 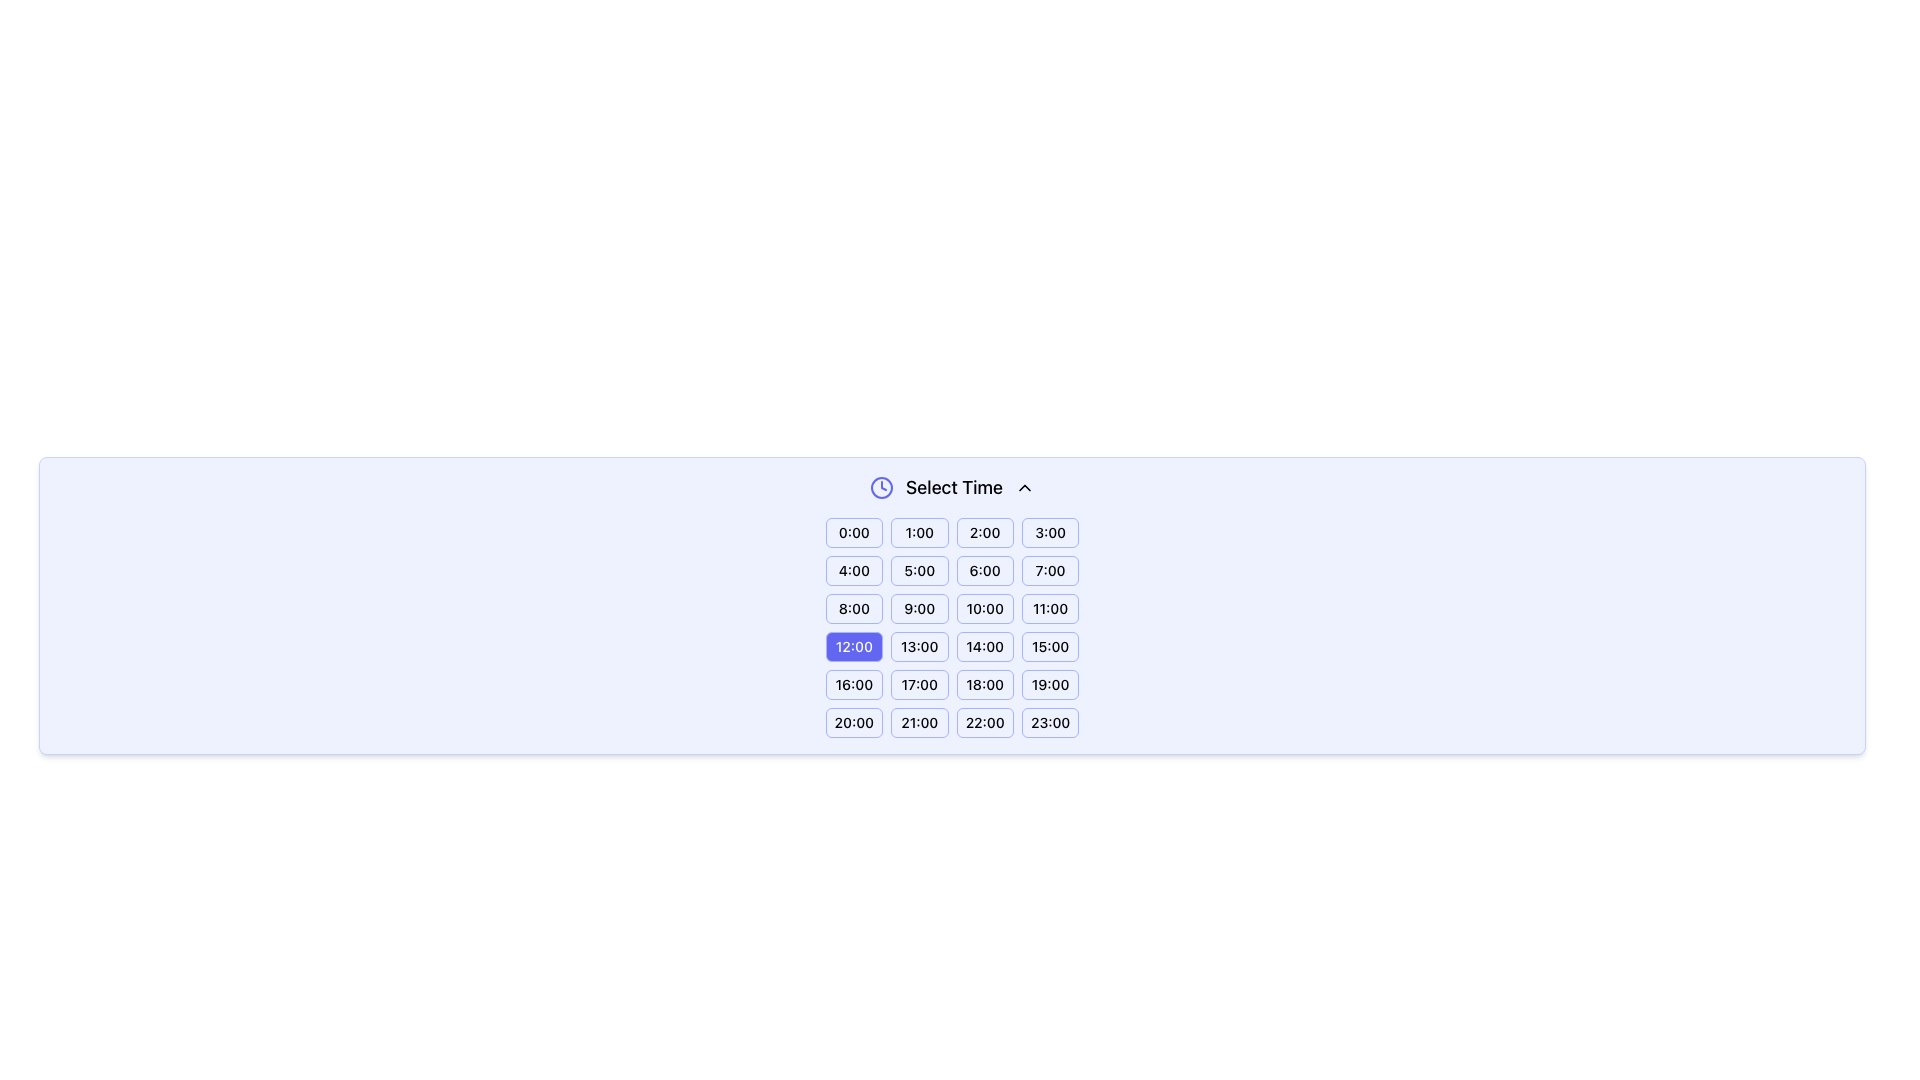 I want to click on the time selection button located in the second column and second row of the grid layout, so click(x=918, y=570).